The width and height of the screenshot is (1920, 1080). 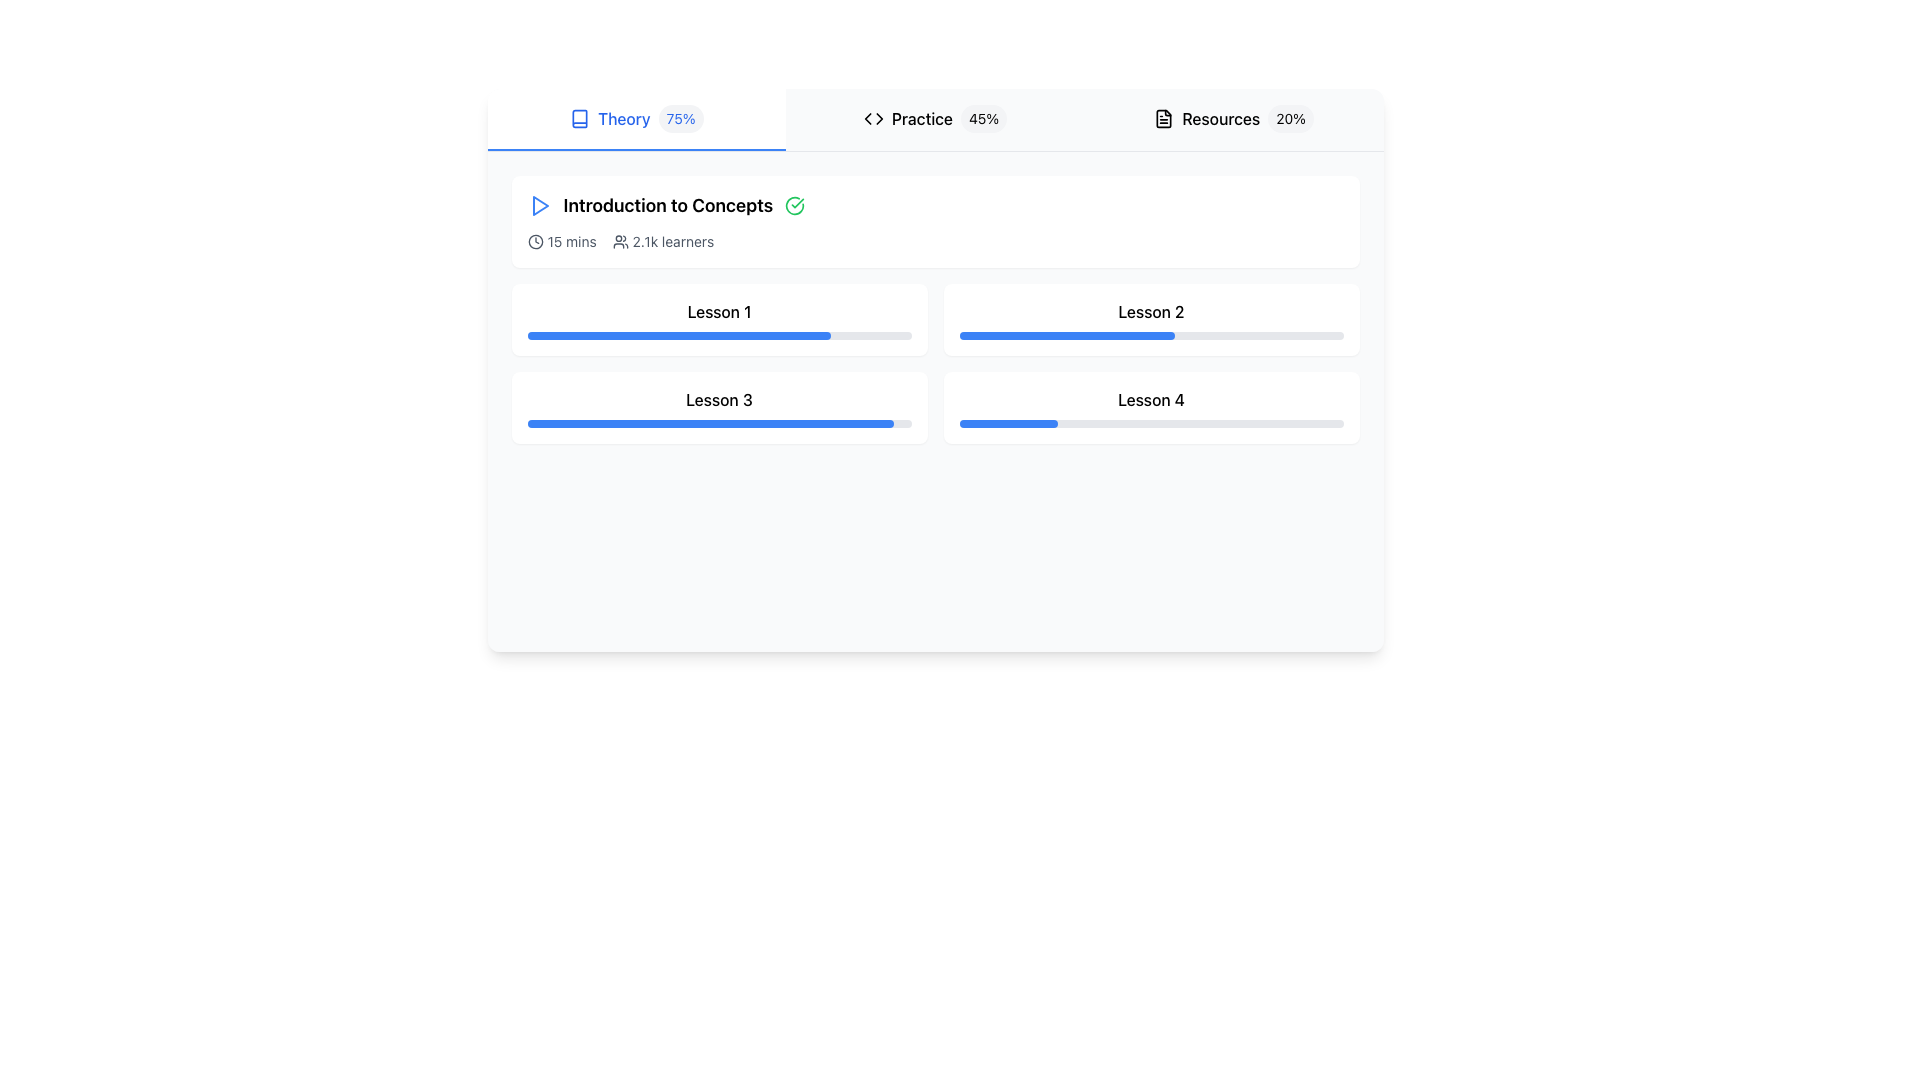 What do you see at coordinates (679, 334) in the screenshot?
I see `the blue filled progress bar indicator within the 'Lesson 1' section under the 'Introduction to Concepts' heading` at bounding box center [679, 334].